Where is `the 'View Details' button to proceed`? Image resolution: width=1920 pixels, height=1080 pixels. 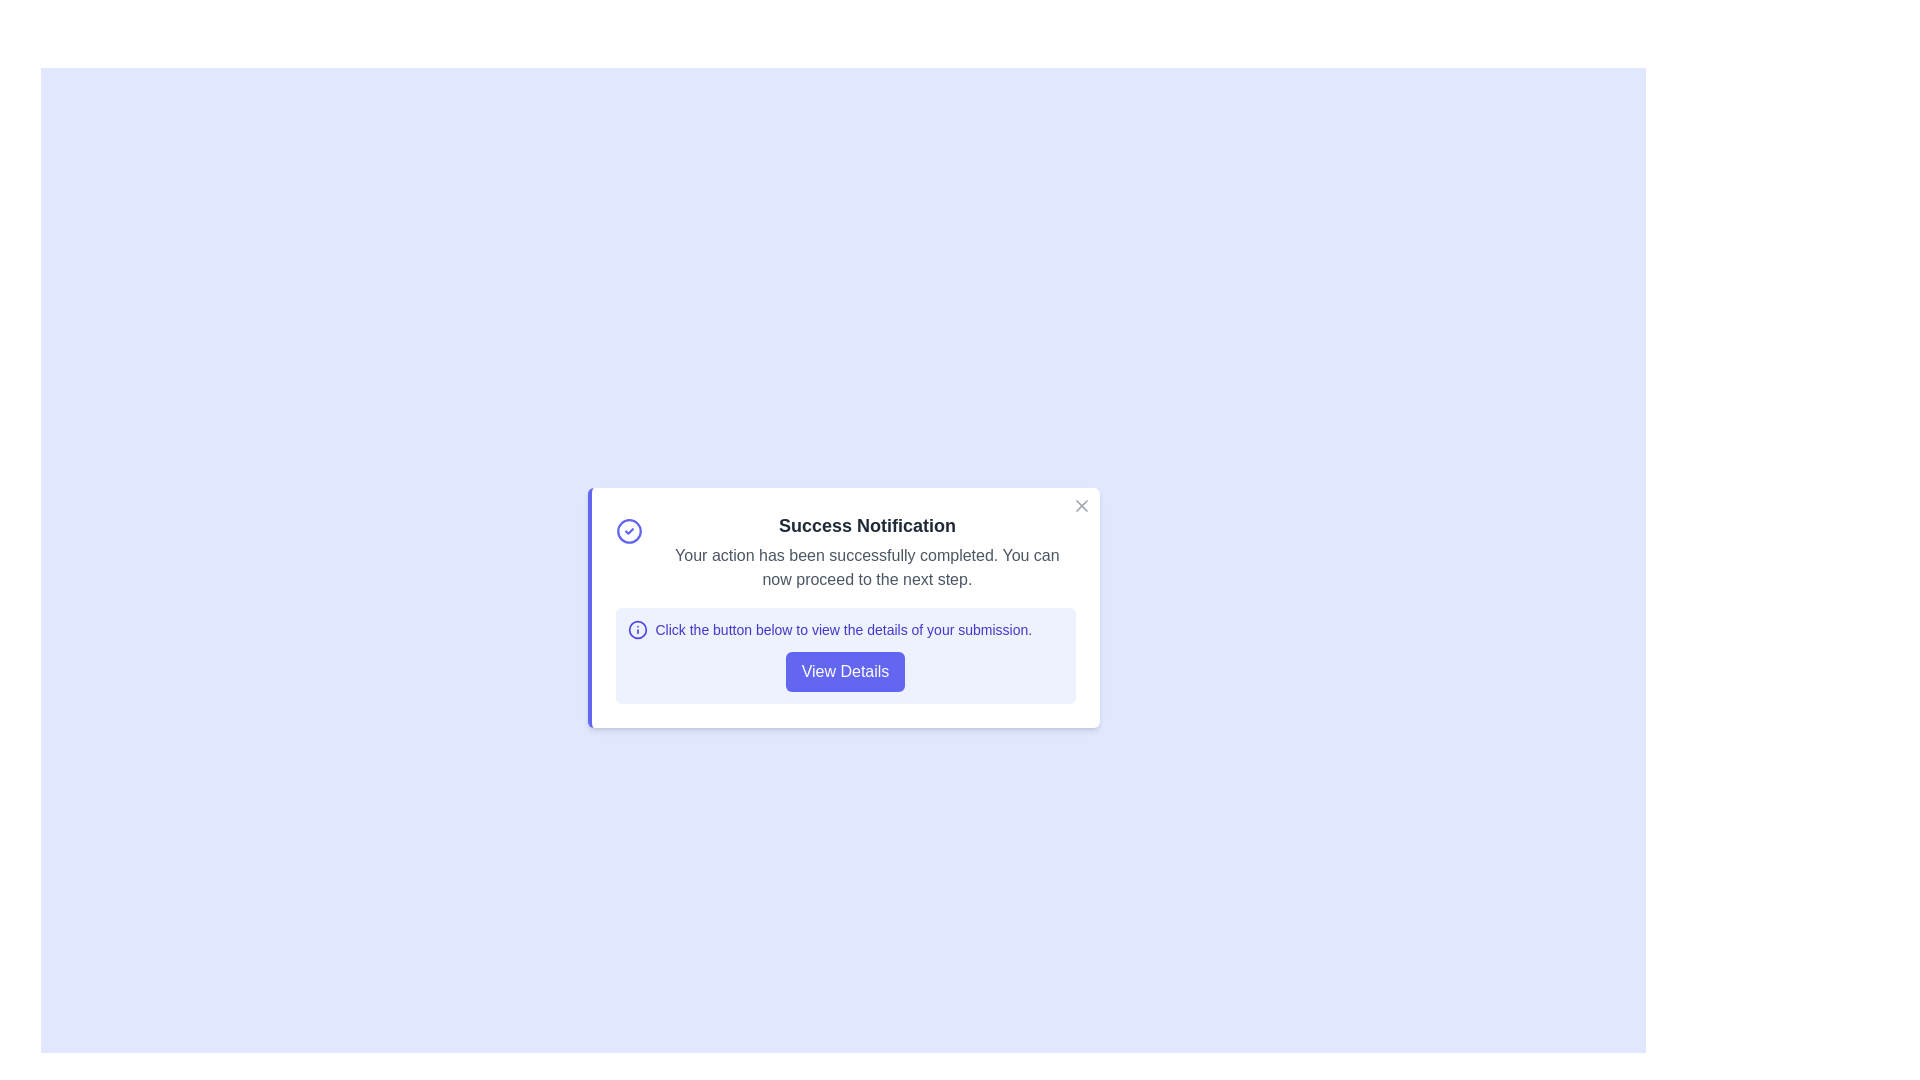 the 'View Details' button to proceed is located at coordinates (845, 671).